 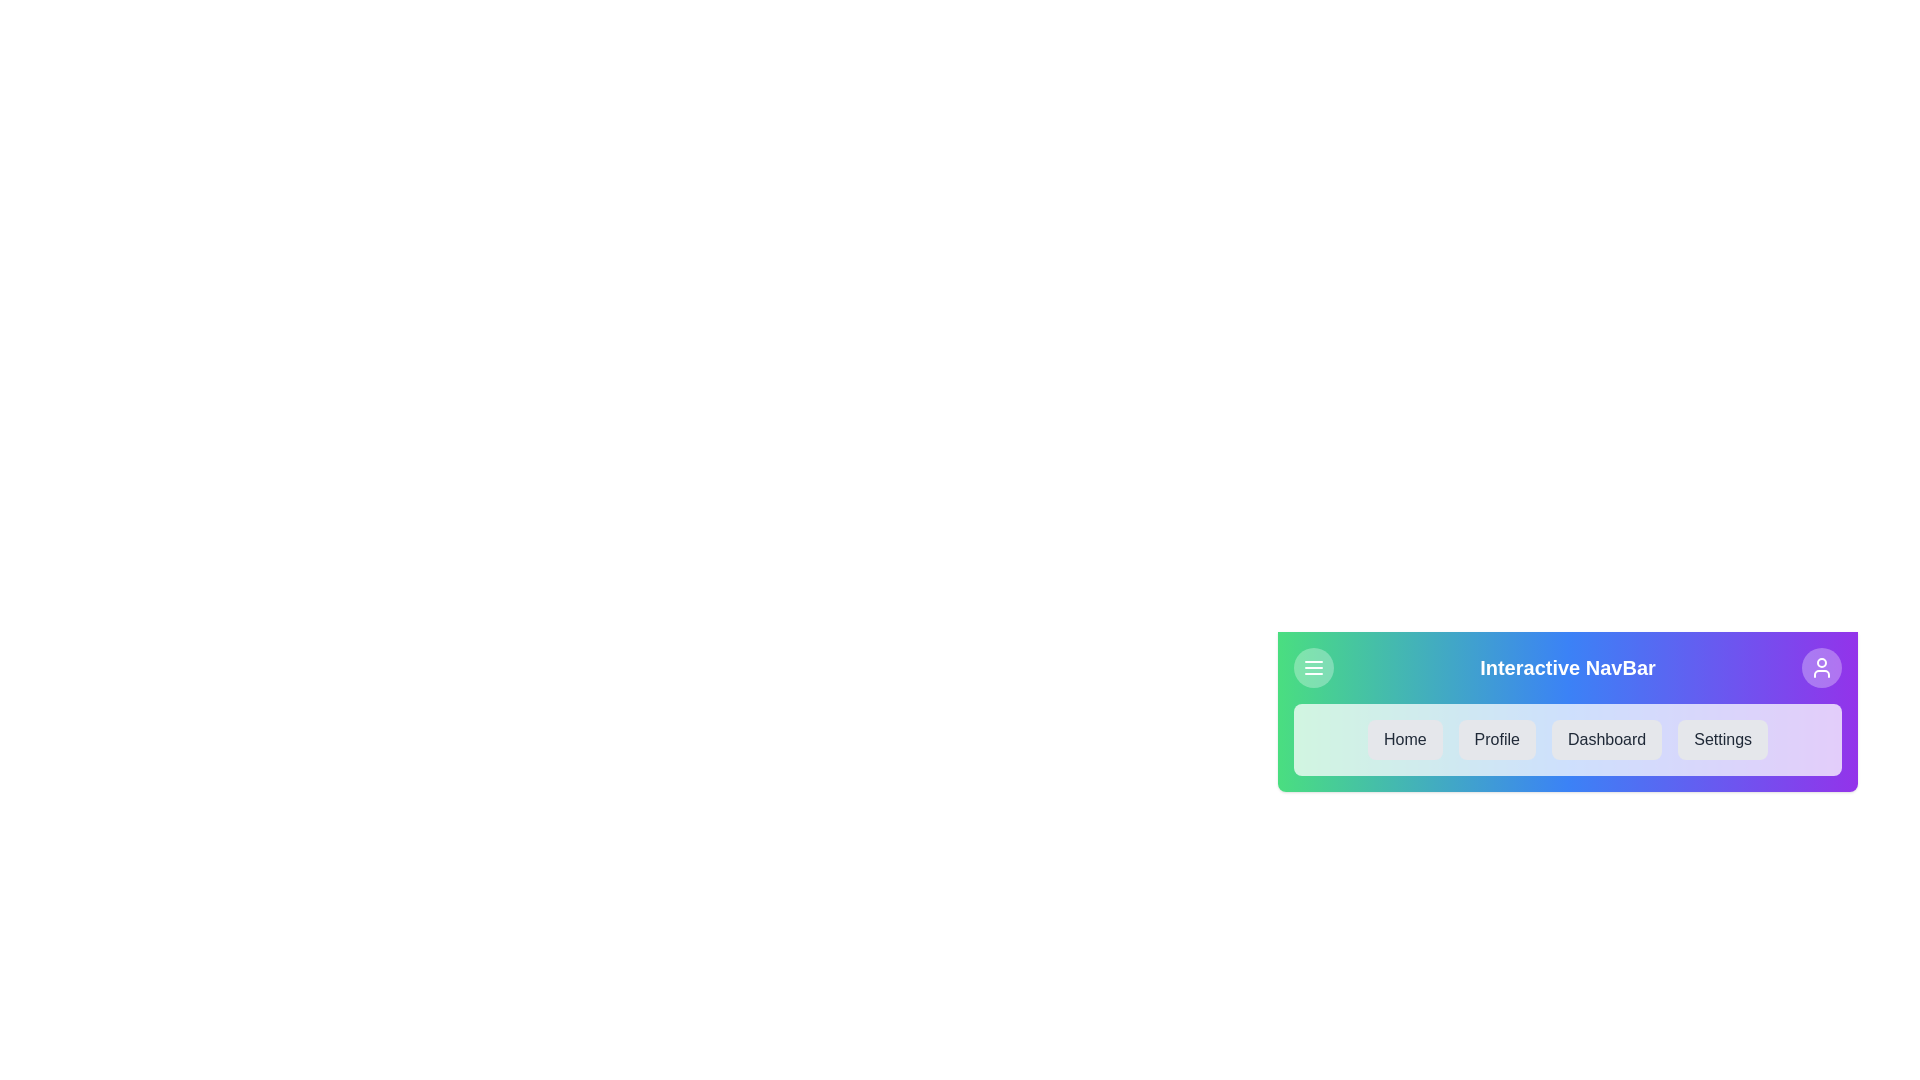 What do you see at coordinates (1314, 667) in the screenshot?
I see `the menu button to toggle the visibility of the navigation menu` at bounding box center [1314, 667].